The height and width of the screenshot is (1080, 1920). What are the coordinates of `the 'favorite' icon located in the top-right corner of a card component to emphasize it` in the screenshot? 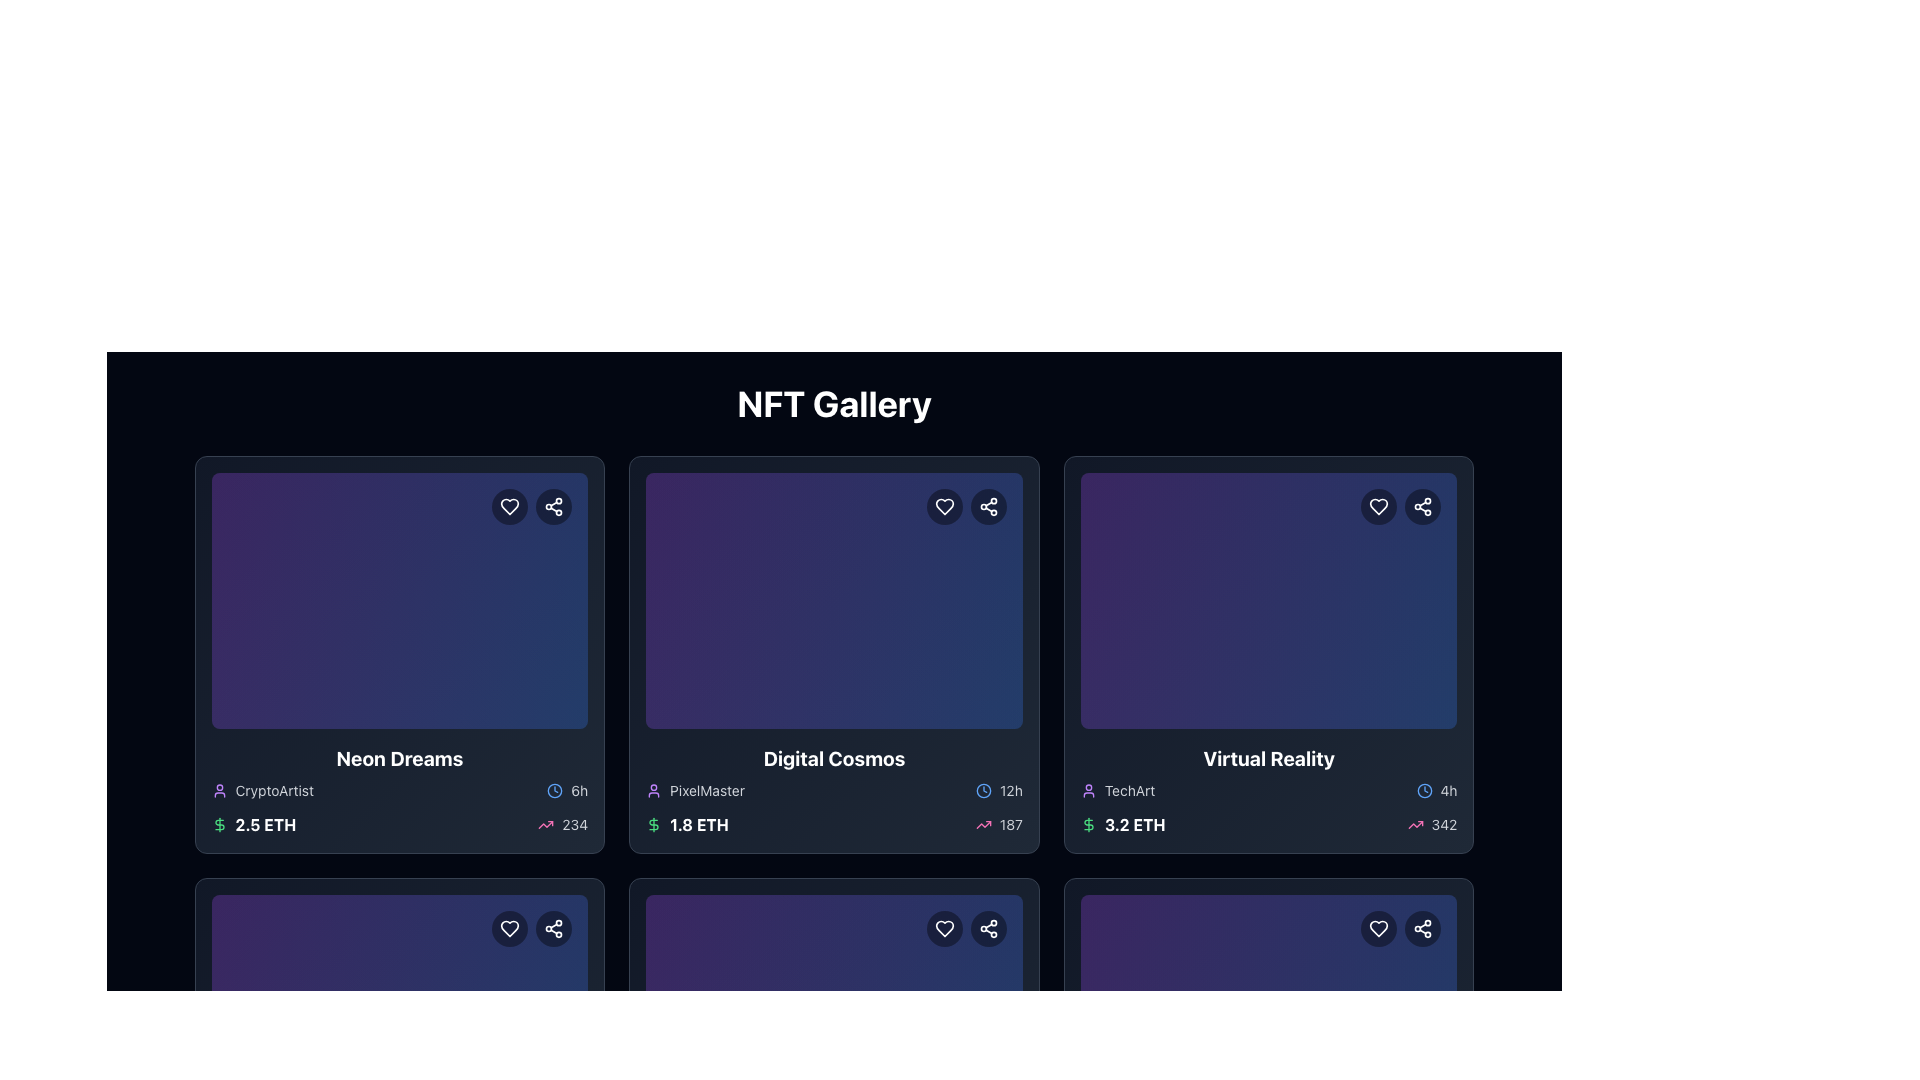 It's located at (510, 929).